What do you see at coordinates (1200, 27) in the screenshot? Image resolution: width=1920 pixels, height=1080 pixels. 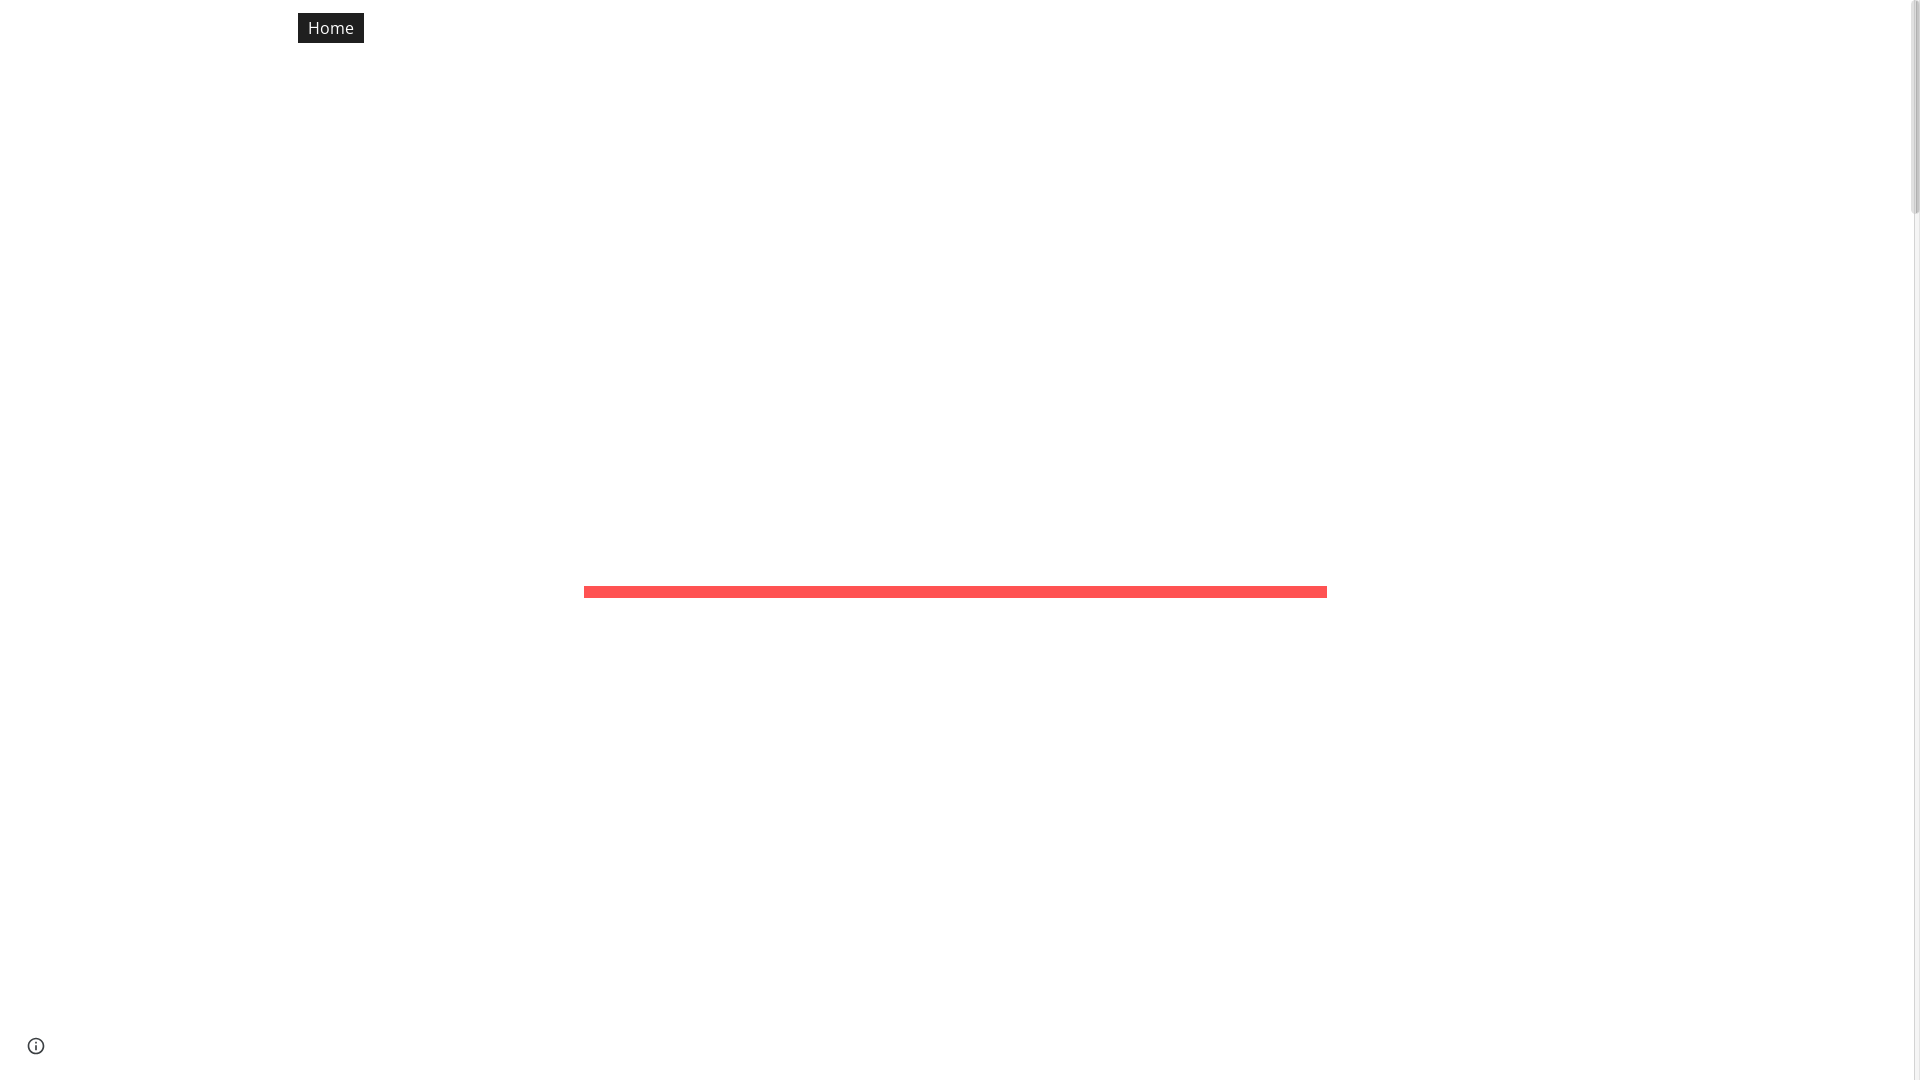 I see `'Careful Consumer'` at bounding box center [1200, 27].